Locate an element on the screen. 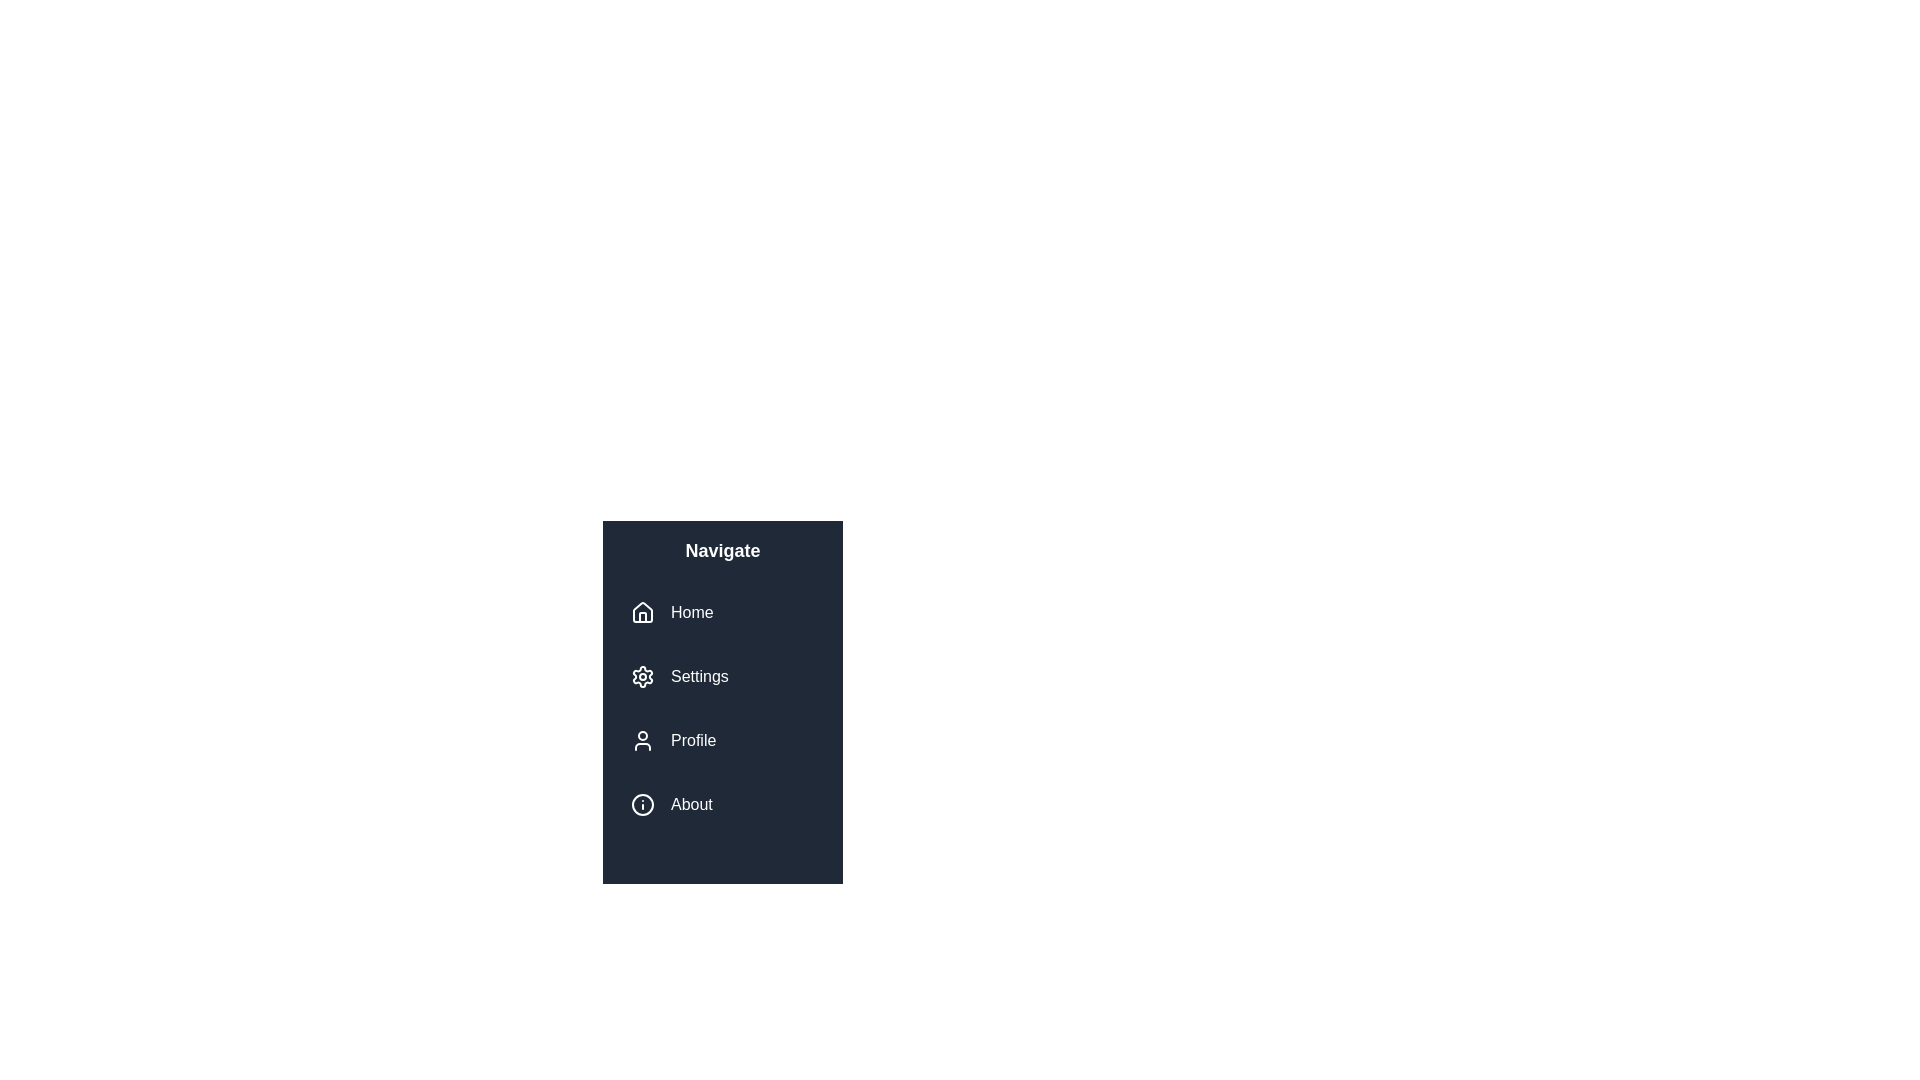 The image size is (1920, 1080). the 'Settings' menu item in the Sidebar navigation menu is located at coordinates (722, 708).